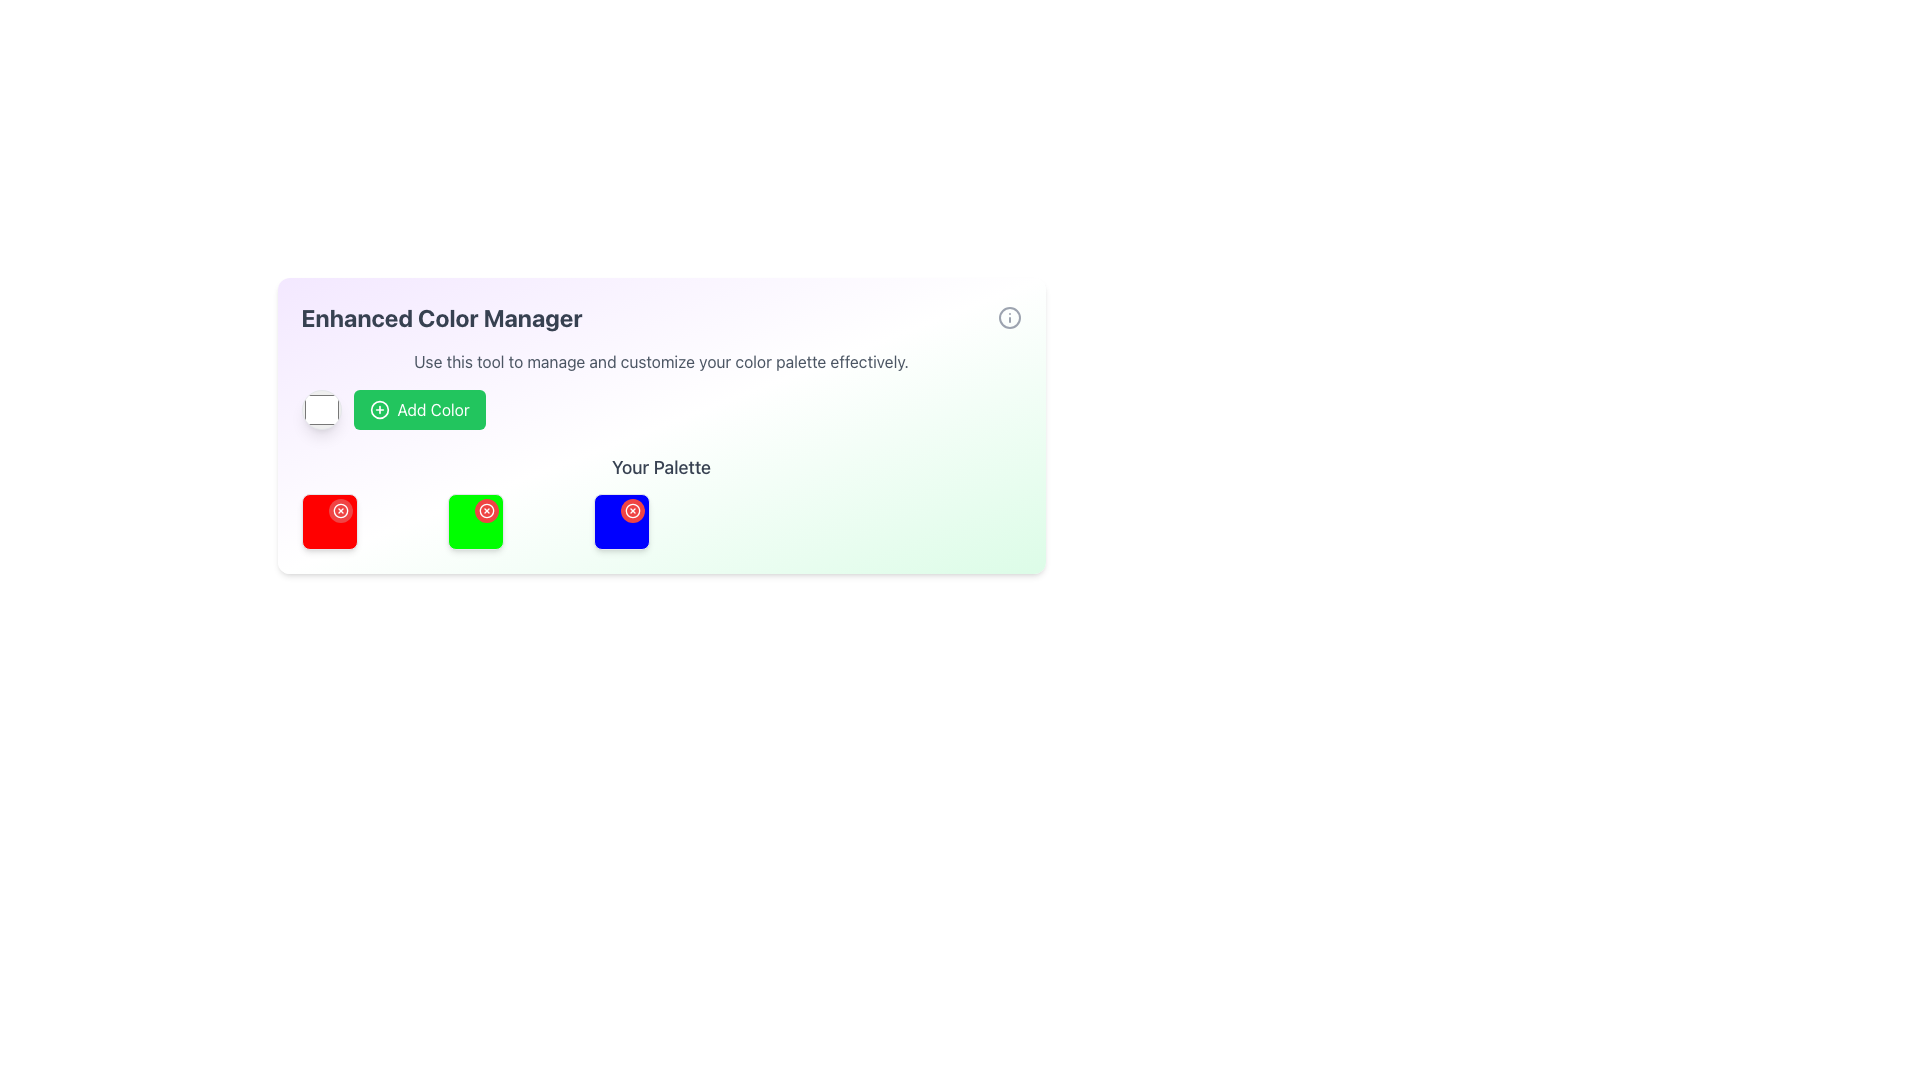 The image size is (1920, 1080). Describe the element at coordinates (1009, 316) in the screenshot. I see `the unfilled circular SVG element with a grey border located in the top-right corner of the interface` at that location.